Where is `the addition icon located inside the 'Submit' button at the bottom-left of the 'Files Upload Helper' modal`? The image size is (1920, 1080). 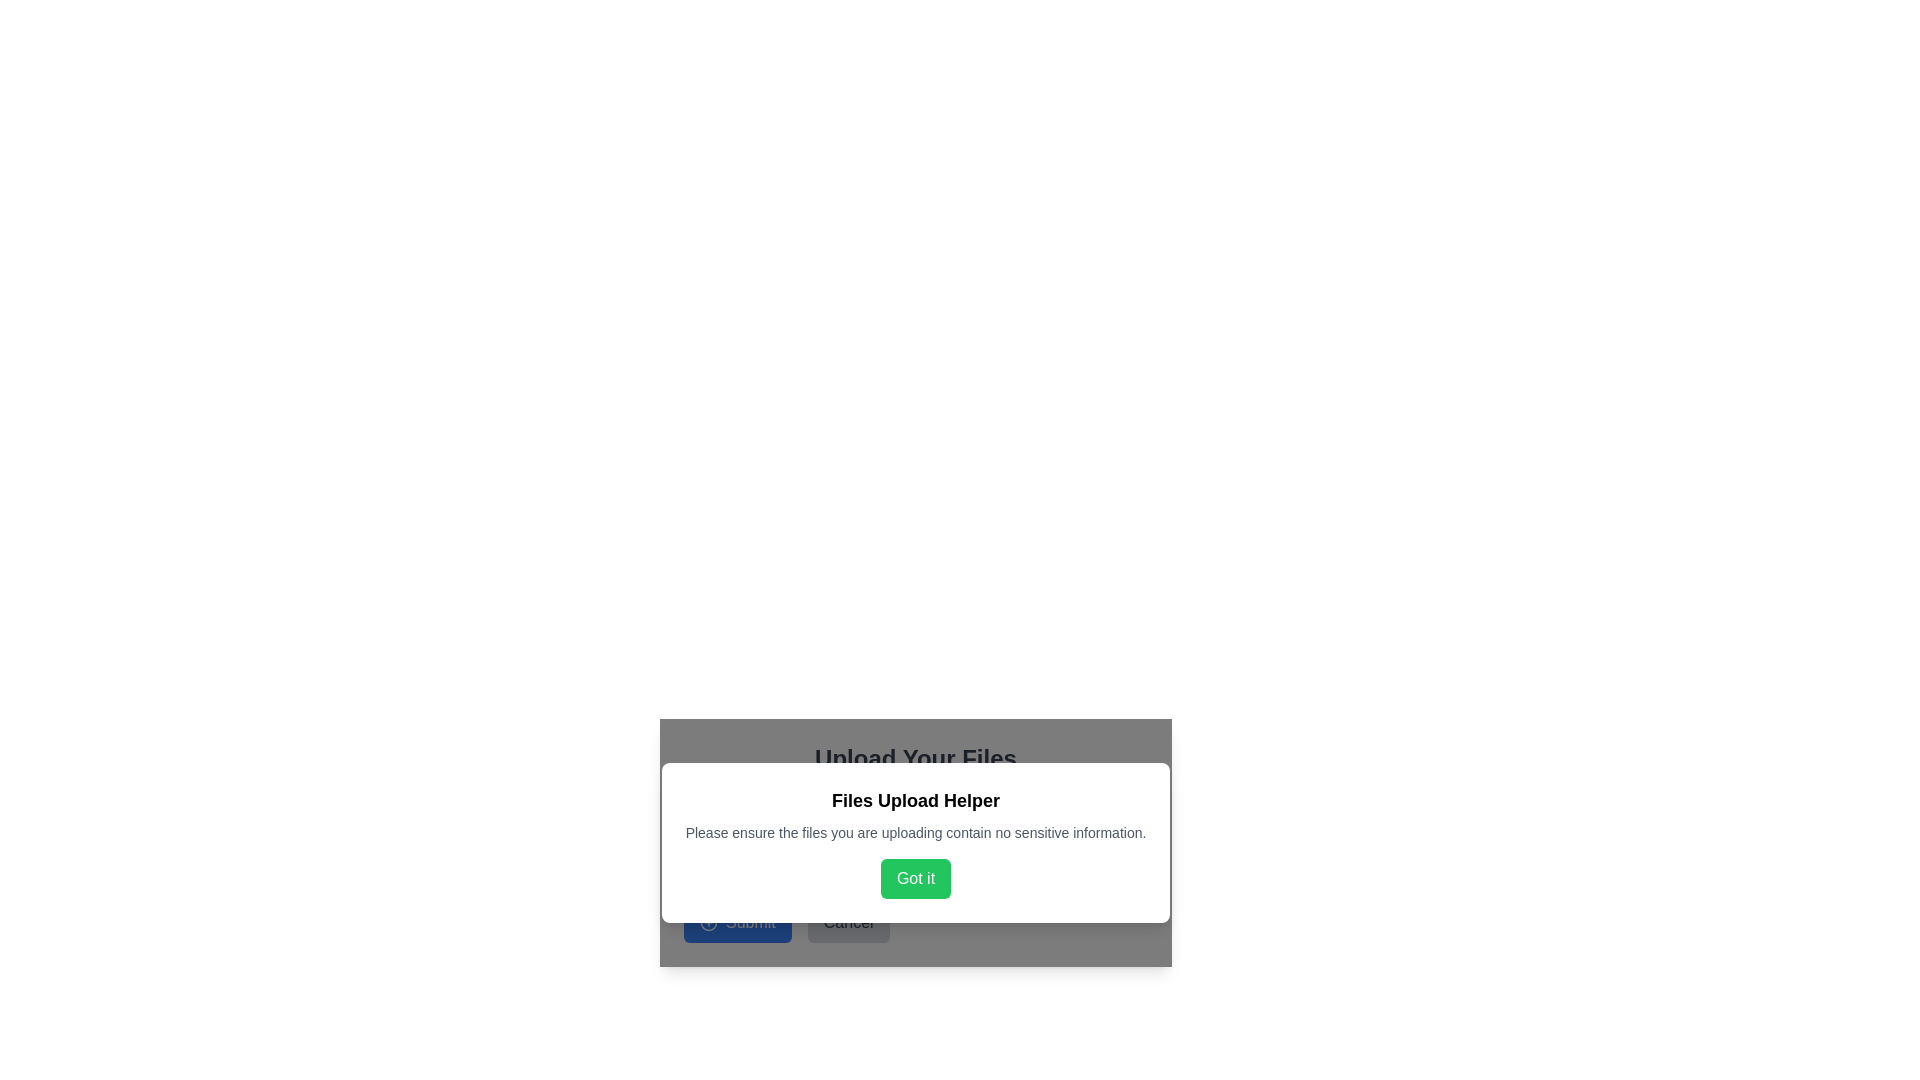 the addition icon located inside the 'Submit' button at the bottom-left of the 'Files Upload Helper' modal is located at coordinates (709, 922).